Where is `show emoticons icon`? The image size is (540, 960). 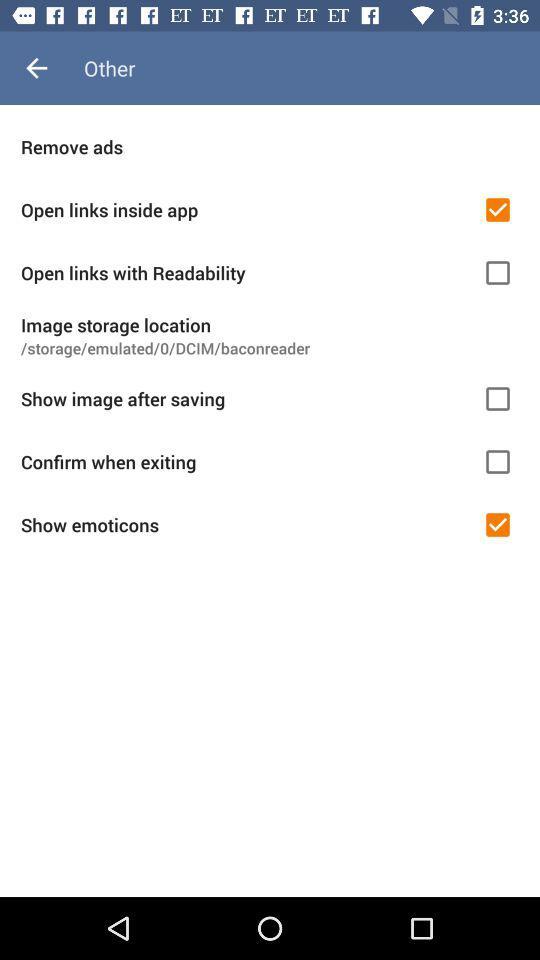
show emoticons icon is located at coordinates (245, 524).